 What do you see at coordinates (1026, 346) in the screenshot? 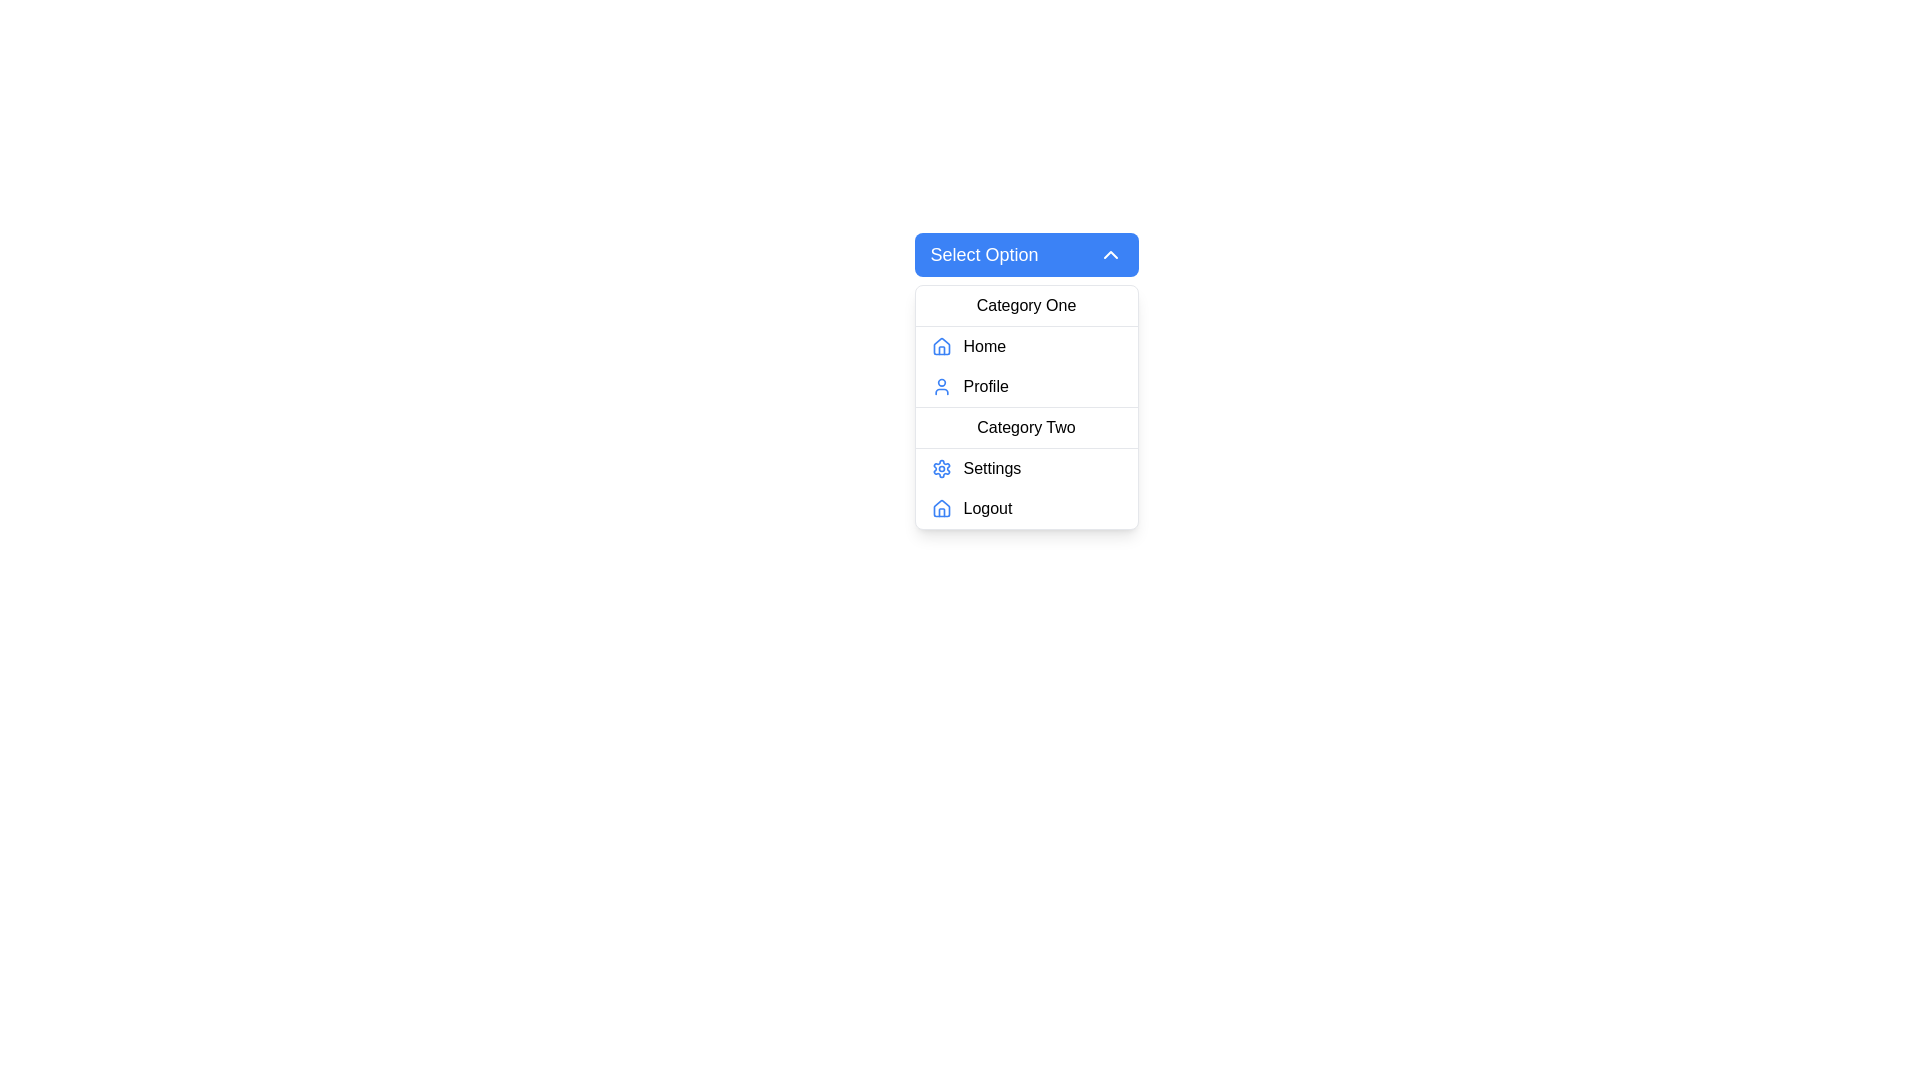
I see `the 'Home' navigation option in the dropdown menu, which is positioned below 'Category One' and above 'Profile'` at bounding box center [1026, 346].